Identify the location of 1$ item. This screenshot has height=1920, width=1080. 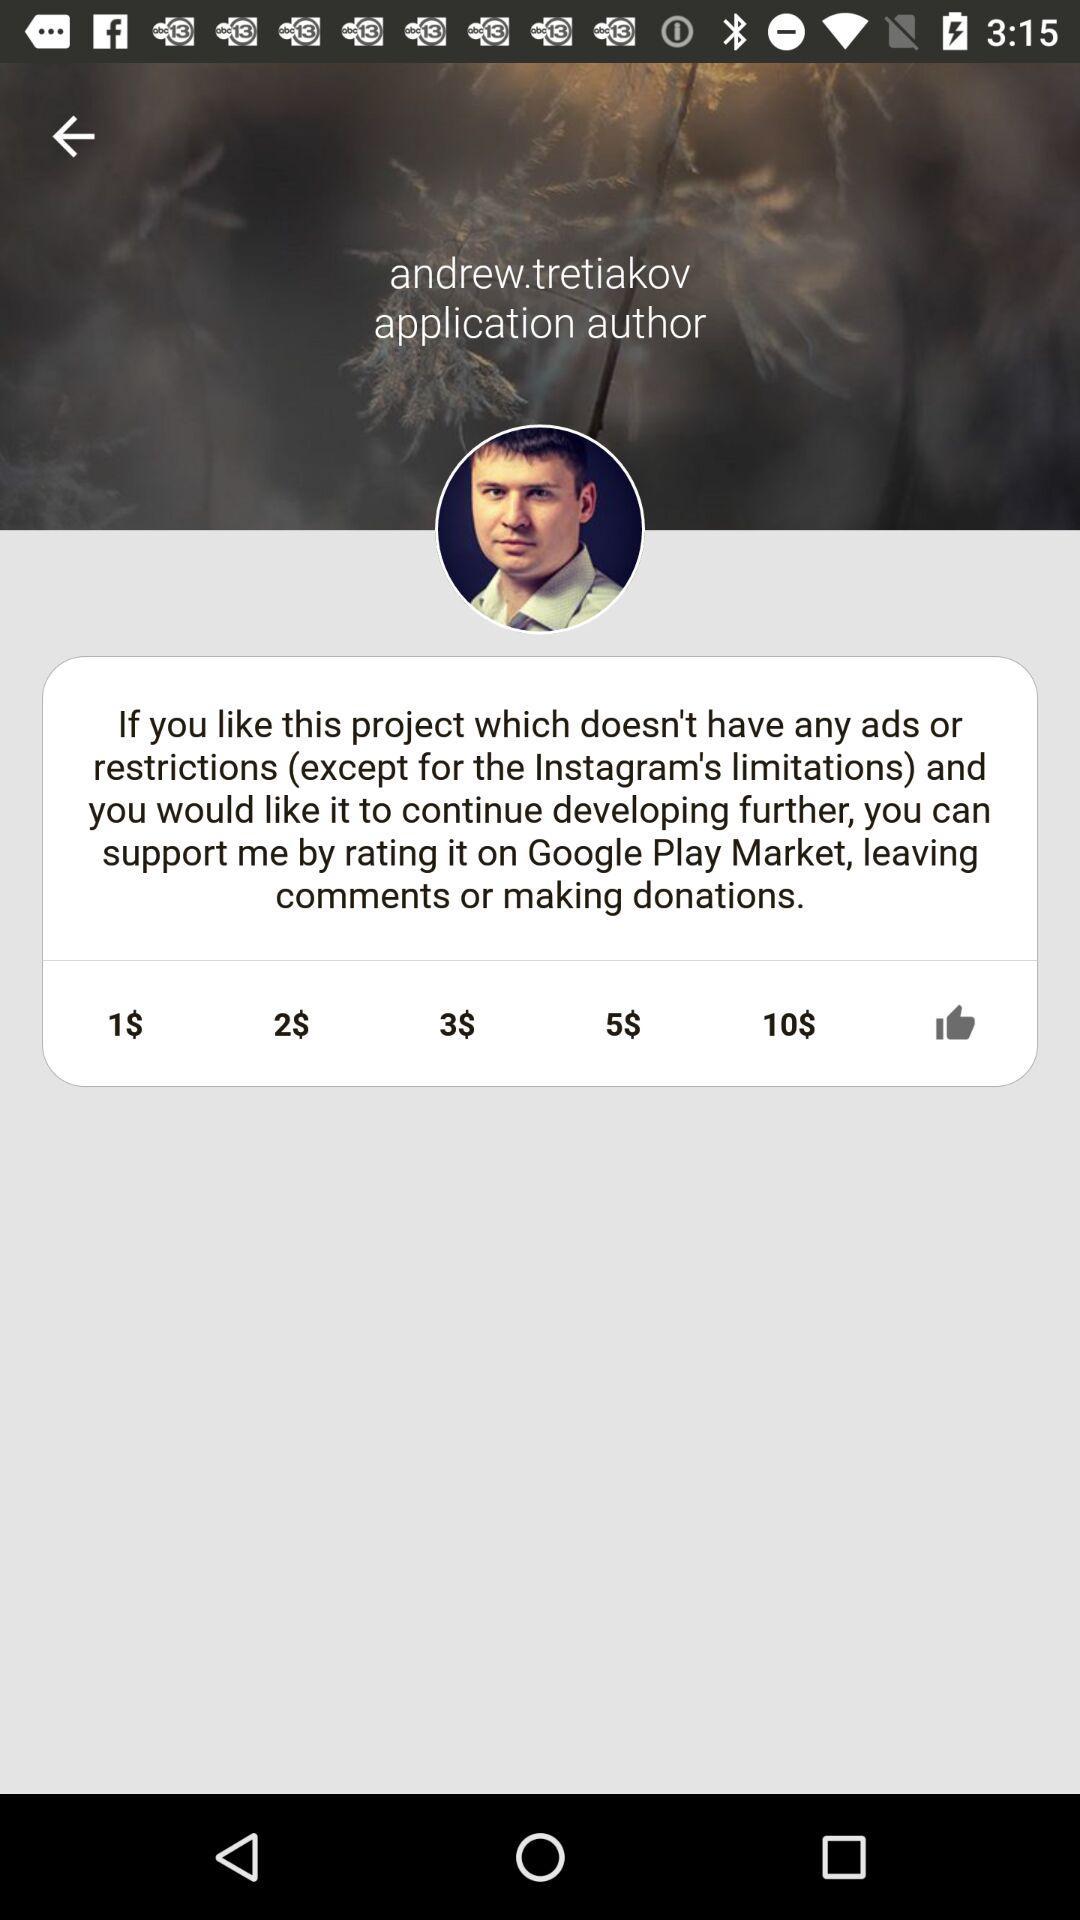
(125, 1023).